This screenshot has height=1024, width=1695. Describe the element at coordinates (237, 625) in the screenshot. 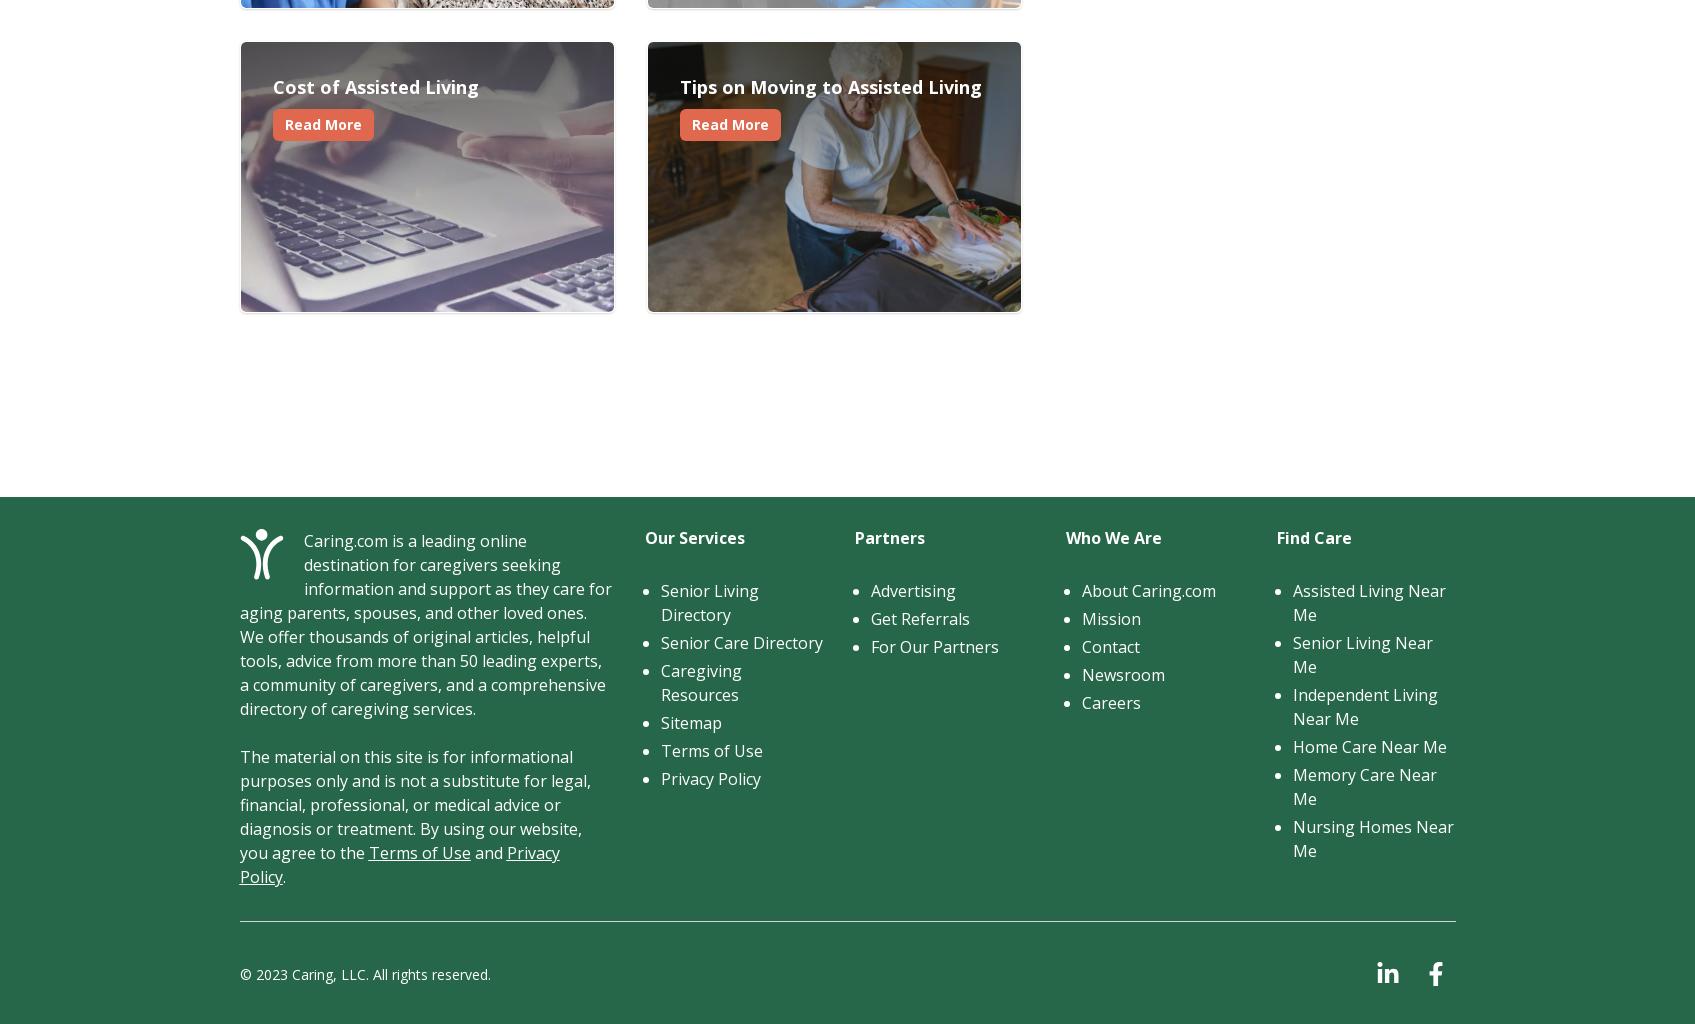

I see `'Caring.com is a leading online destination for caregivers seeking information and support as they care for aging parents, spouses, and other loved ones. We offer thousands of original articles, helpful tools, advice from more than 50 leading experts, a community of caregivers, and a comprehensive directory of caregiving services.'` at that location.